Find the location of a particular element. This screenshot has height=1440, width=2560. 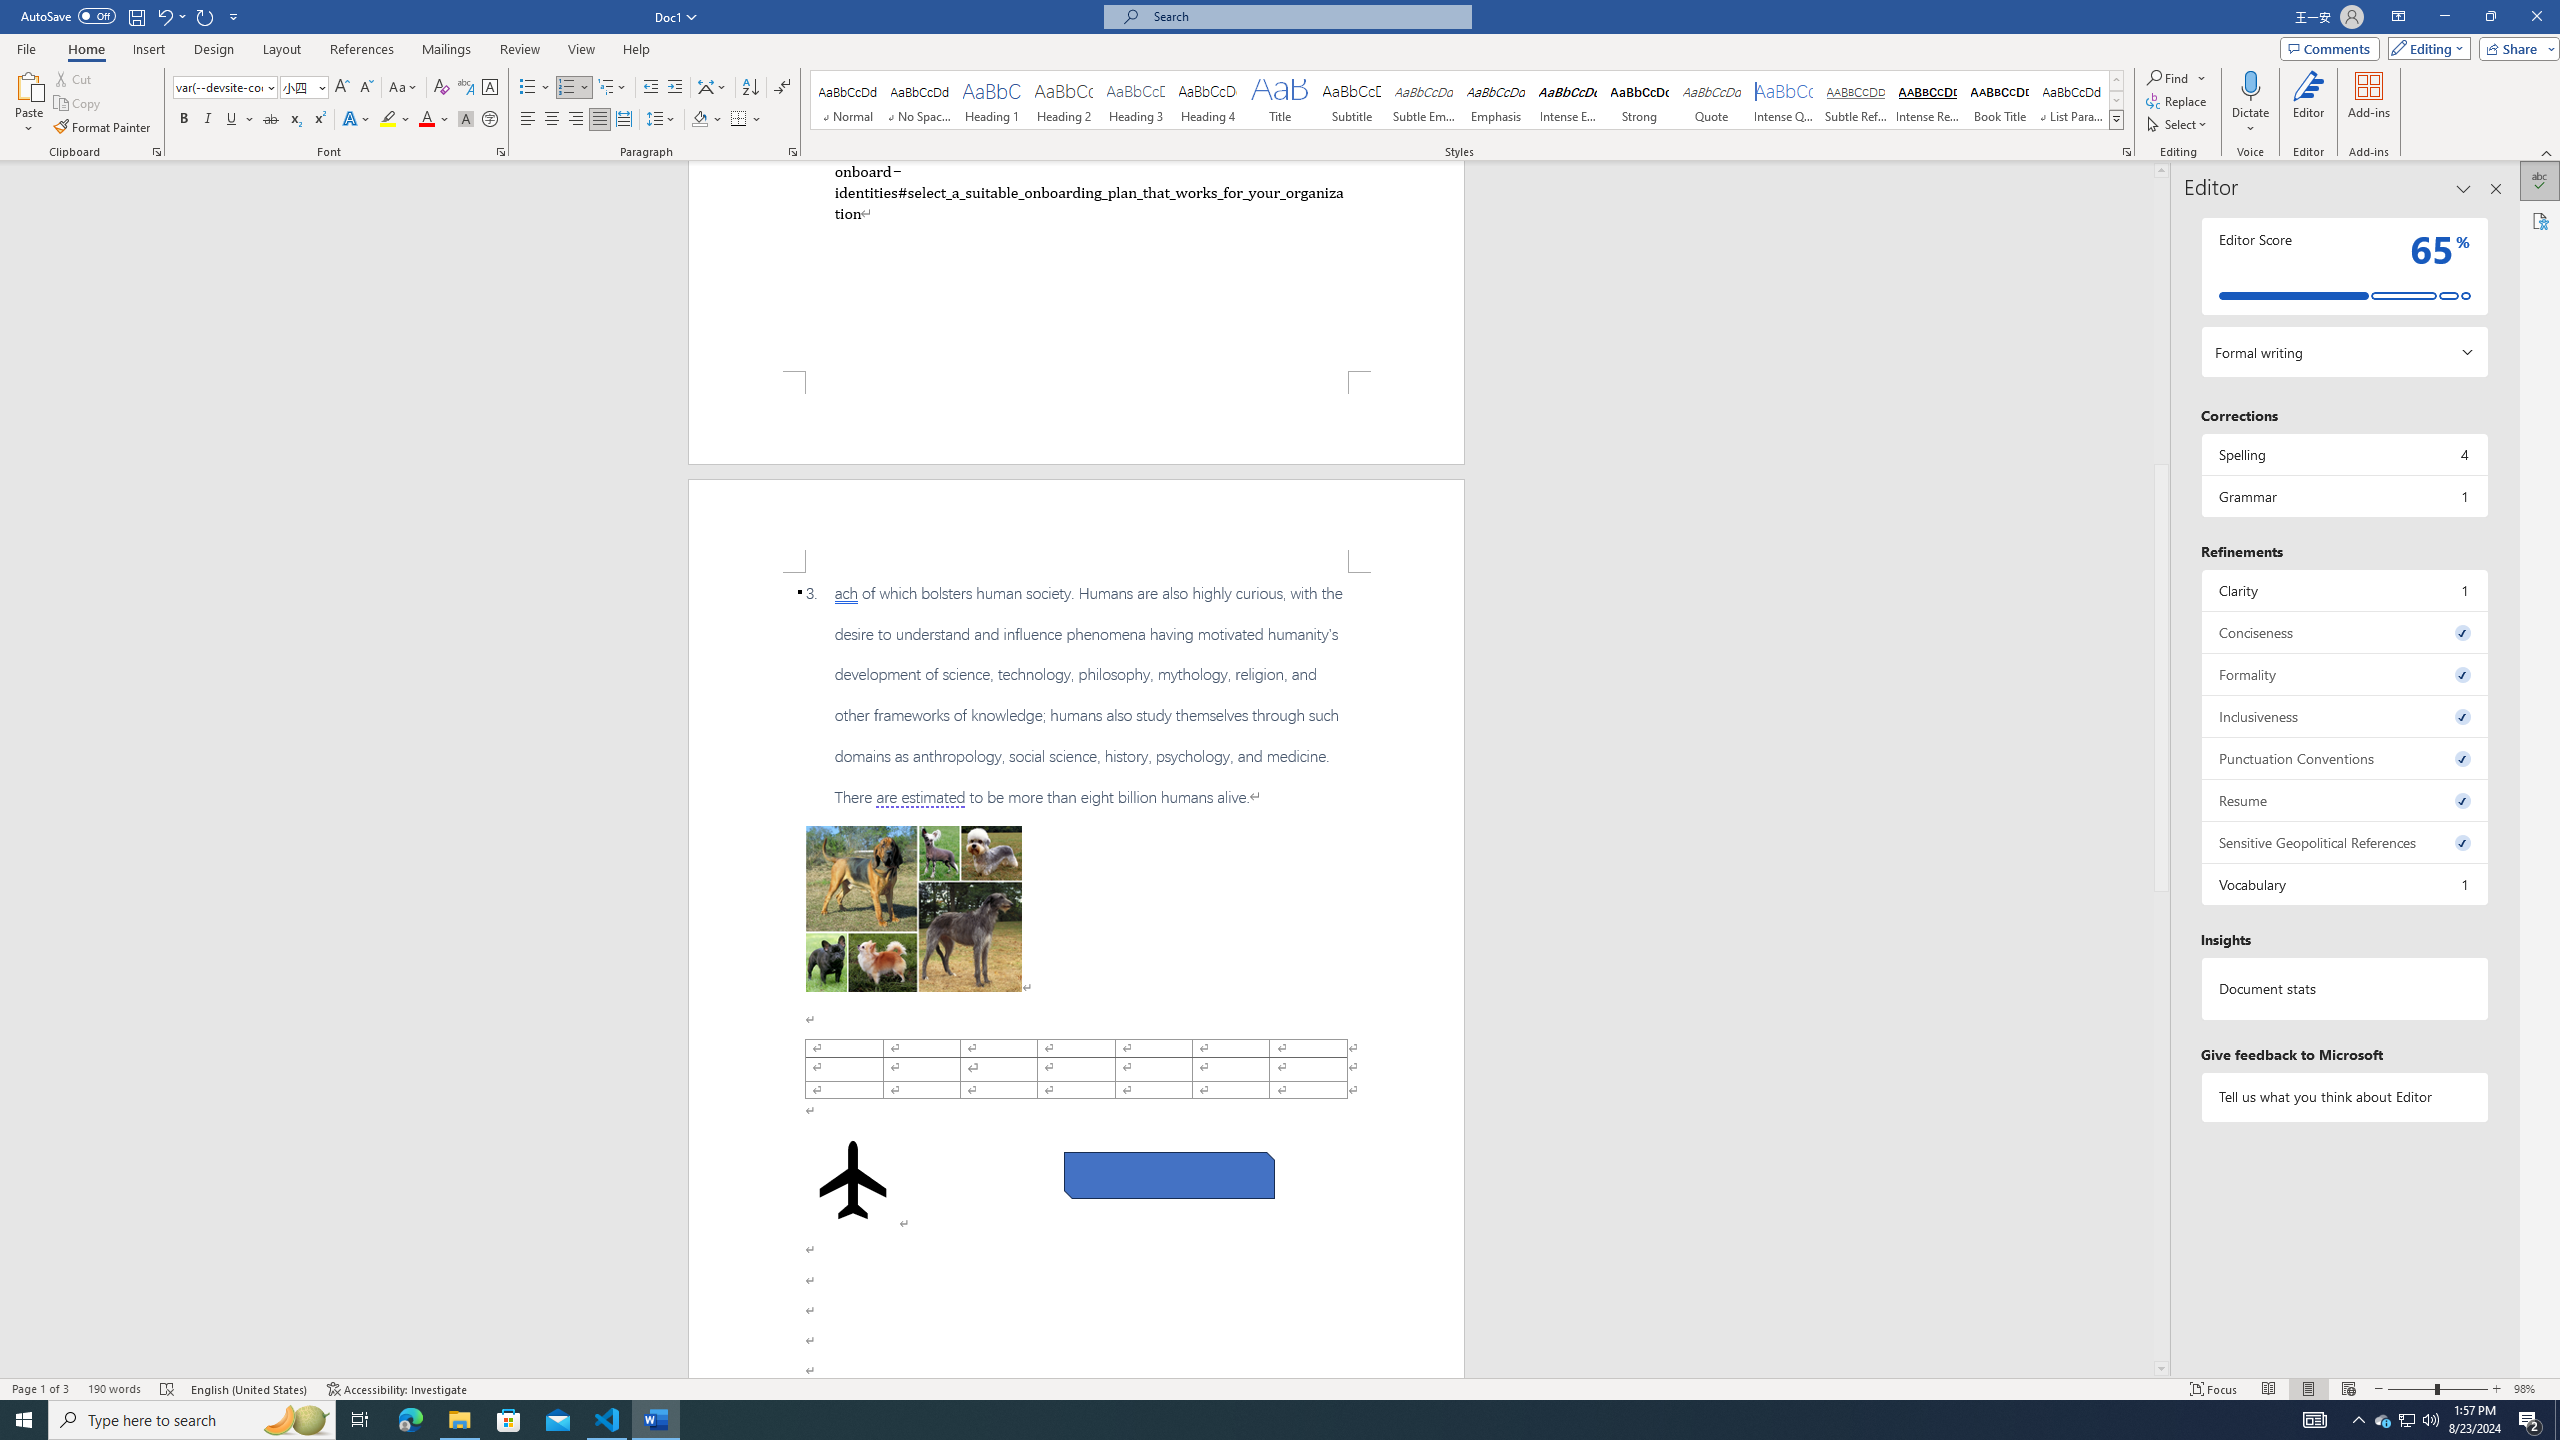

'Text Highlight Color' is located at coordinates (395, 118).